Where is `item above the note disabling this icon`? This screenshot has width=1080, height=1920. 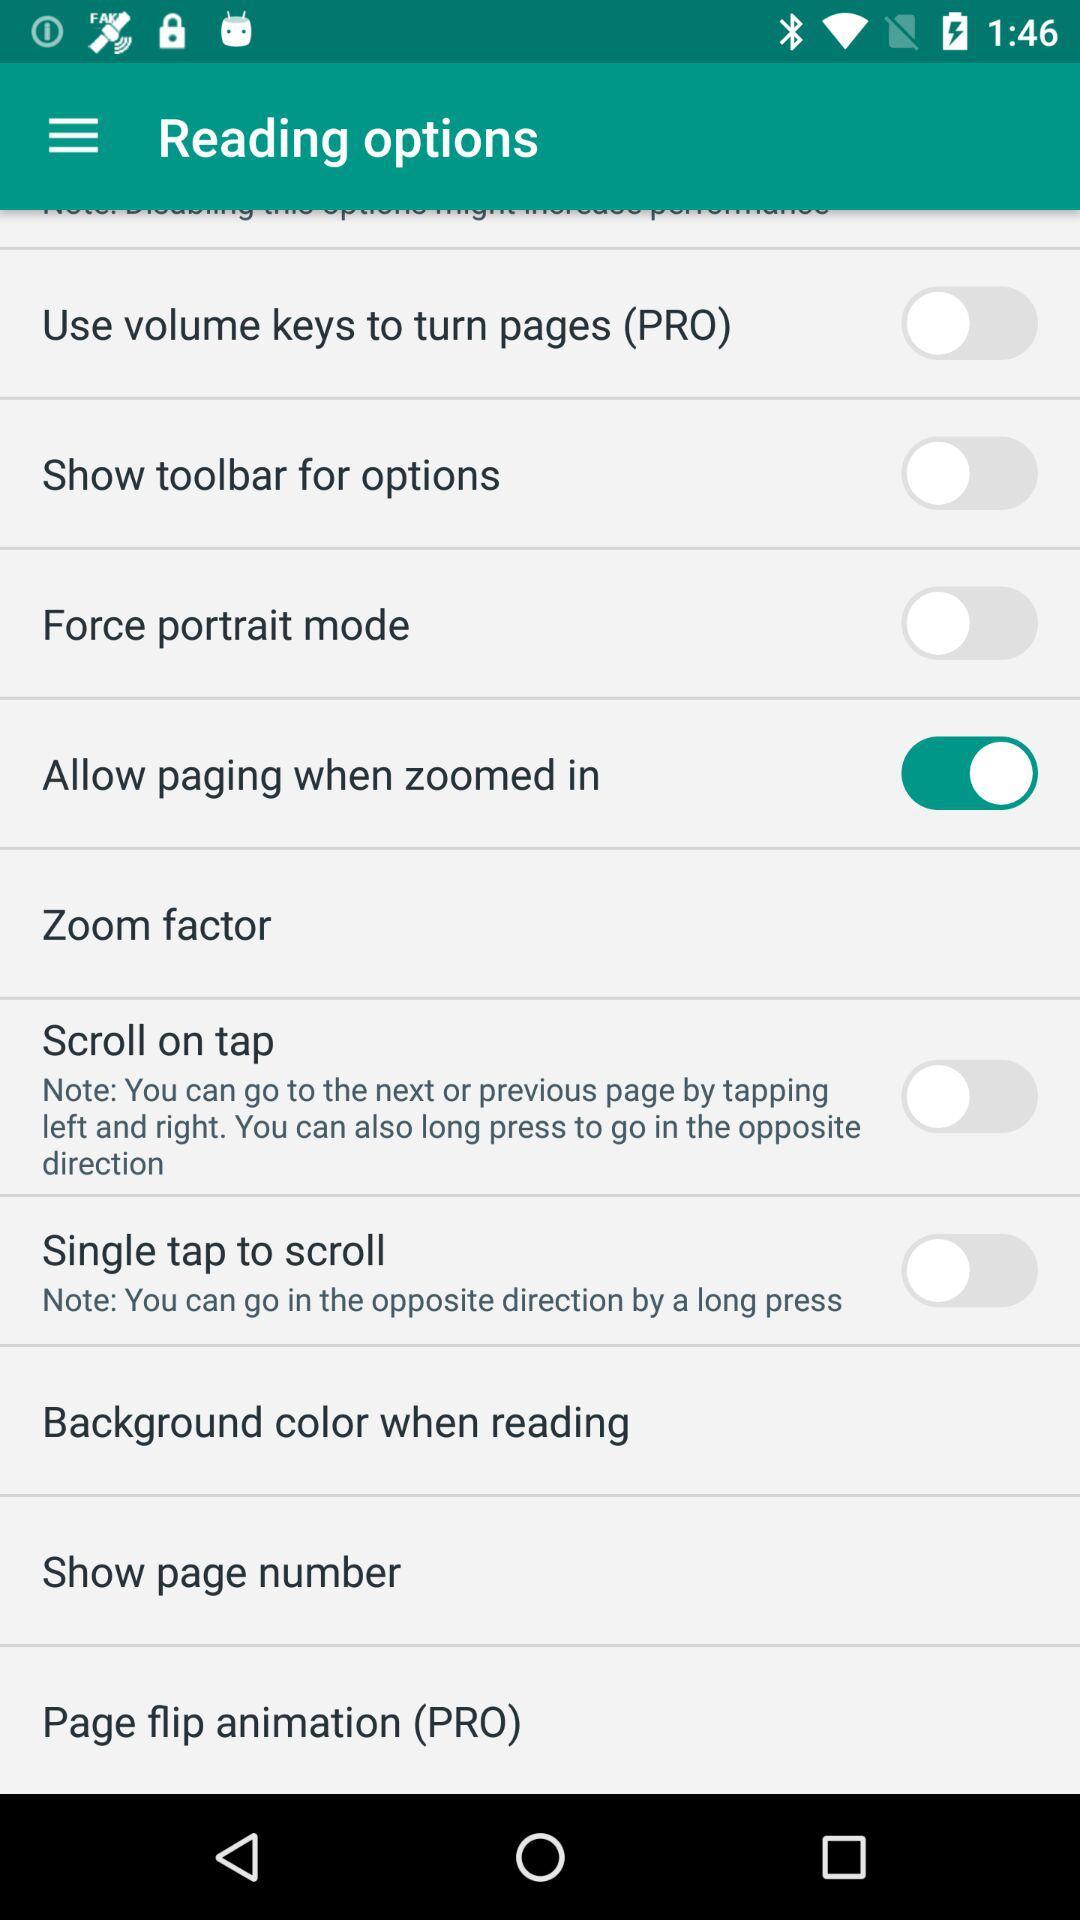
item above the note disabling this icon is located at coordinates (72, 135).